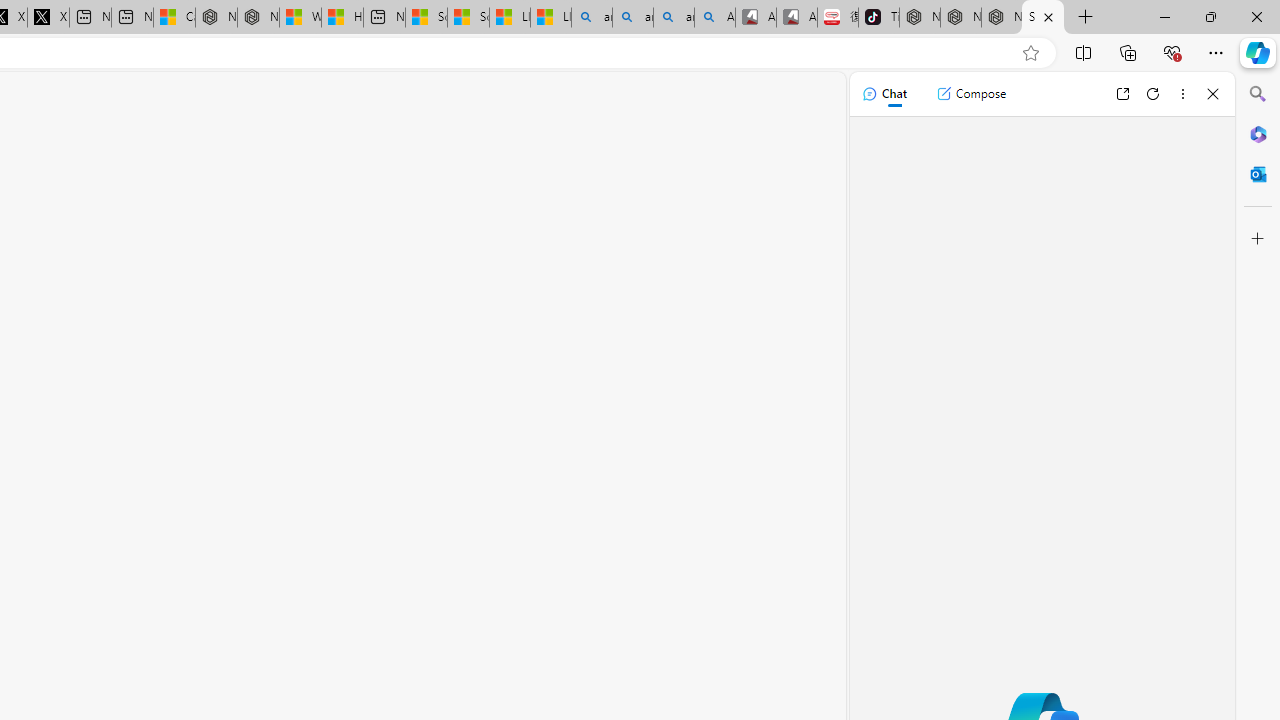 This screenshot has width=1280, height=720. What do you see at coordinates (1001, 17) in the screenshot?
I see `'Nordace - Siena Pro 15 Essential Set'` at bounding box center [1001, 17].